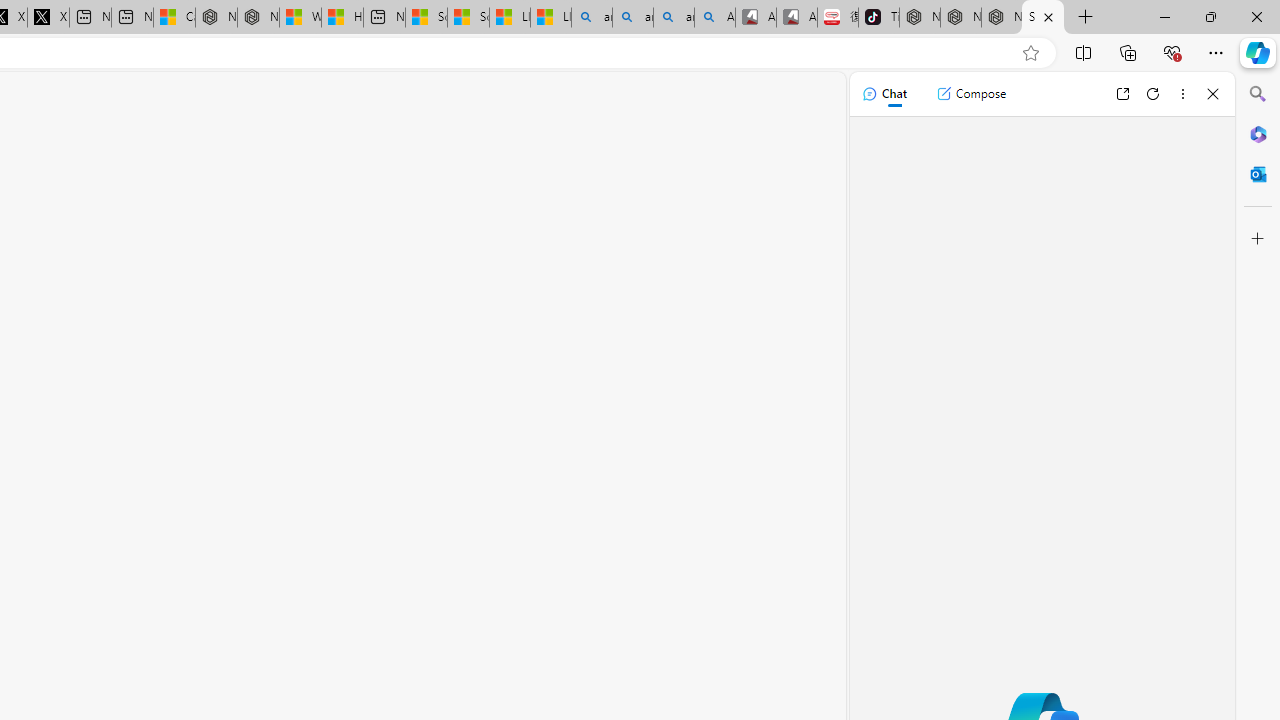 This screenshot has width=1280, height=720. What do you see at coordinates (1001, 17) in the screenshot?
I see `'Nordace - Siena Pro 15 Essential Set'` at bounding box center [1001, 17].